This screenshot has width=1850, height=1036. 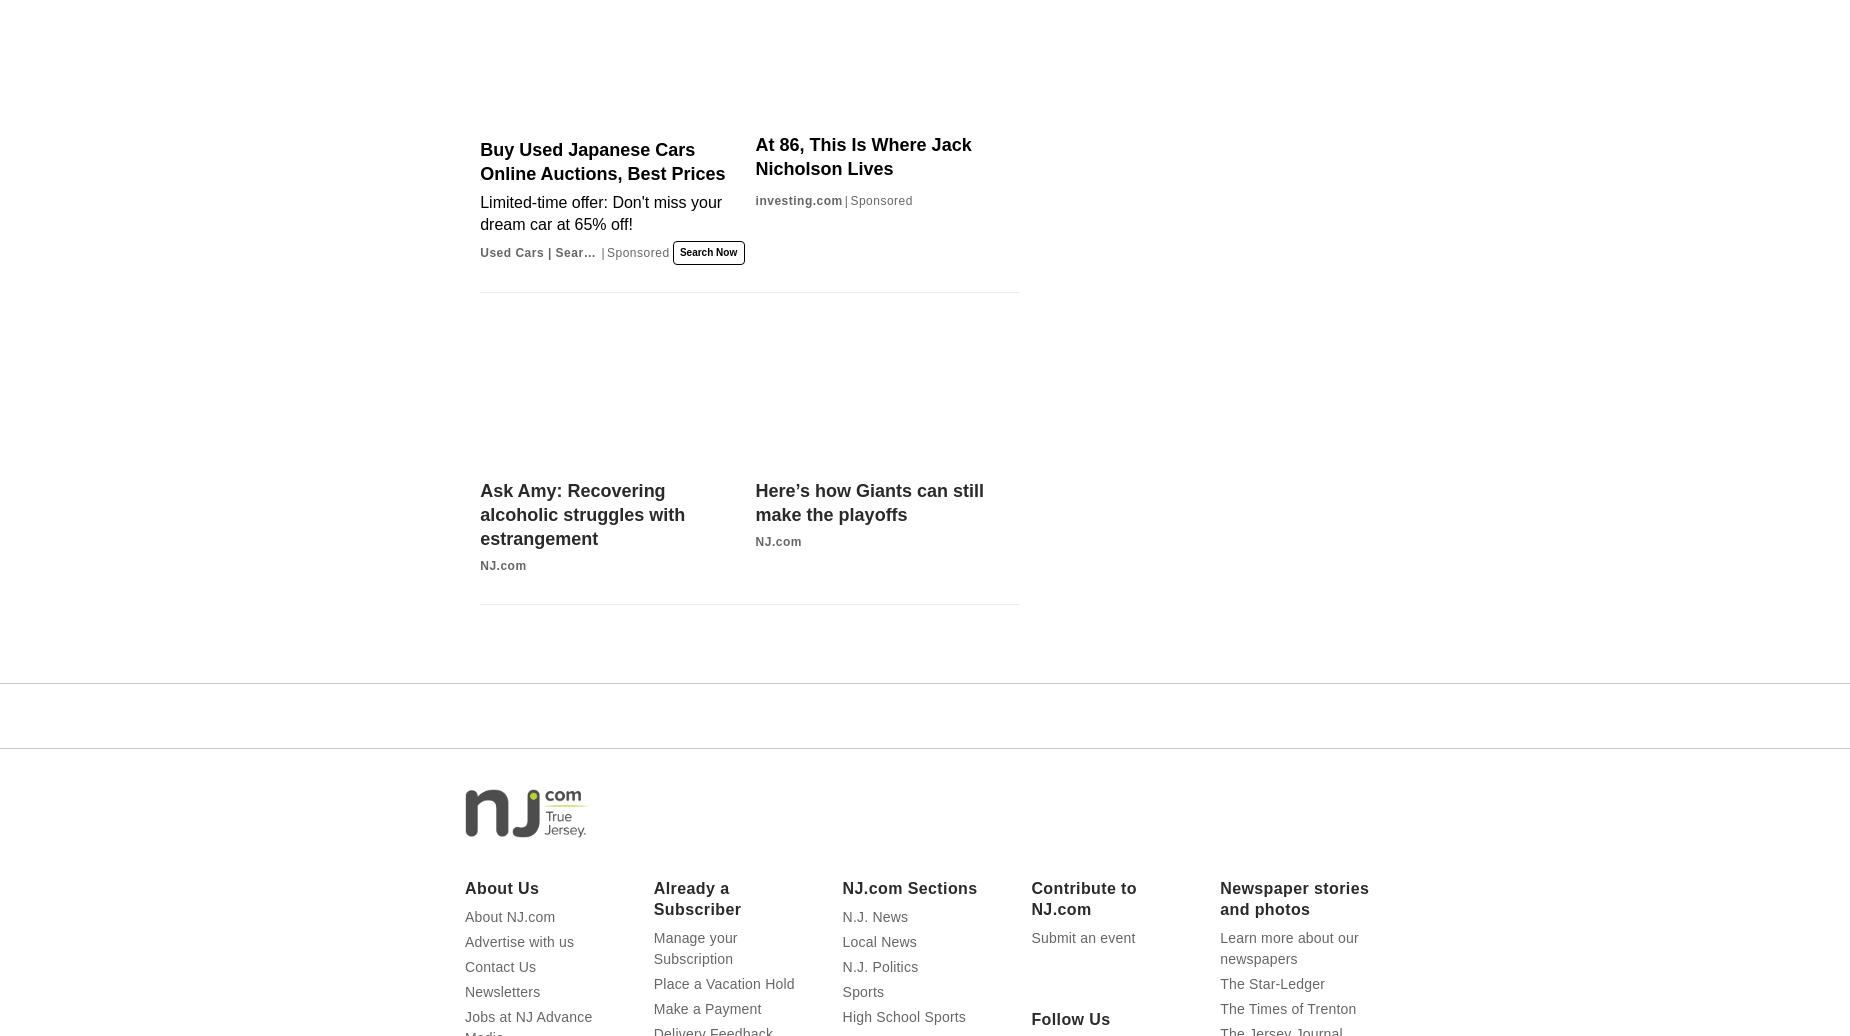 What do you see at coordinates (1219, 898) in the screenshot?
I see `'Newspaper stories and photos'` at bounding box center [1219, 898].